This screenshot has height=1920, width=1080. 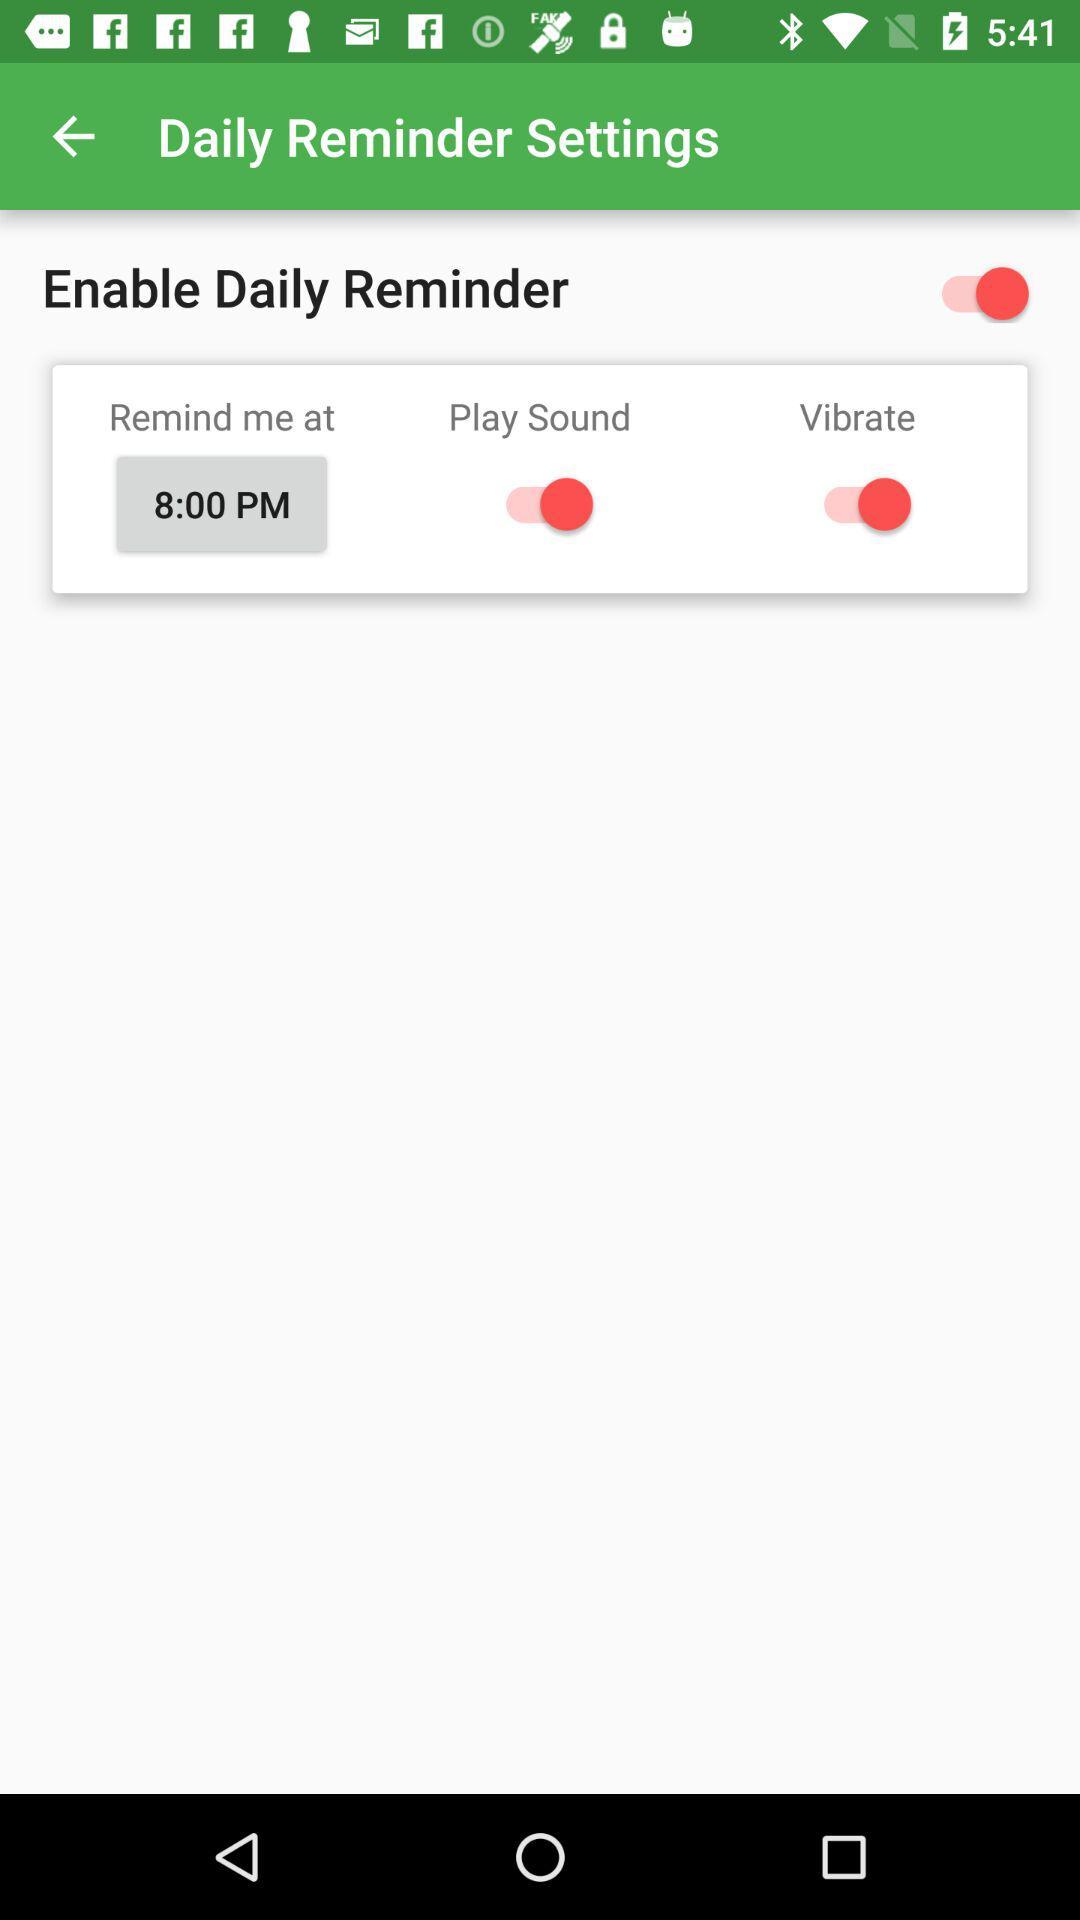 I want to click on the icon to the left of daily reminder settings, so click(x=72, y=135).